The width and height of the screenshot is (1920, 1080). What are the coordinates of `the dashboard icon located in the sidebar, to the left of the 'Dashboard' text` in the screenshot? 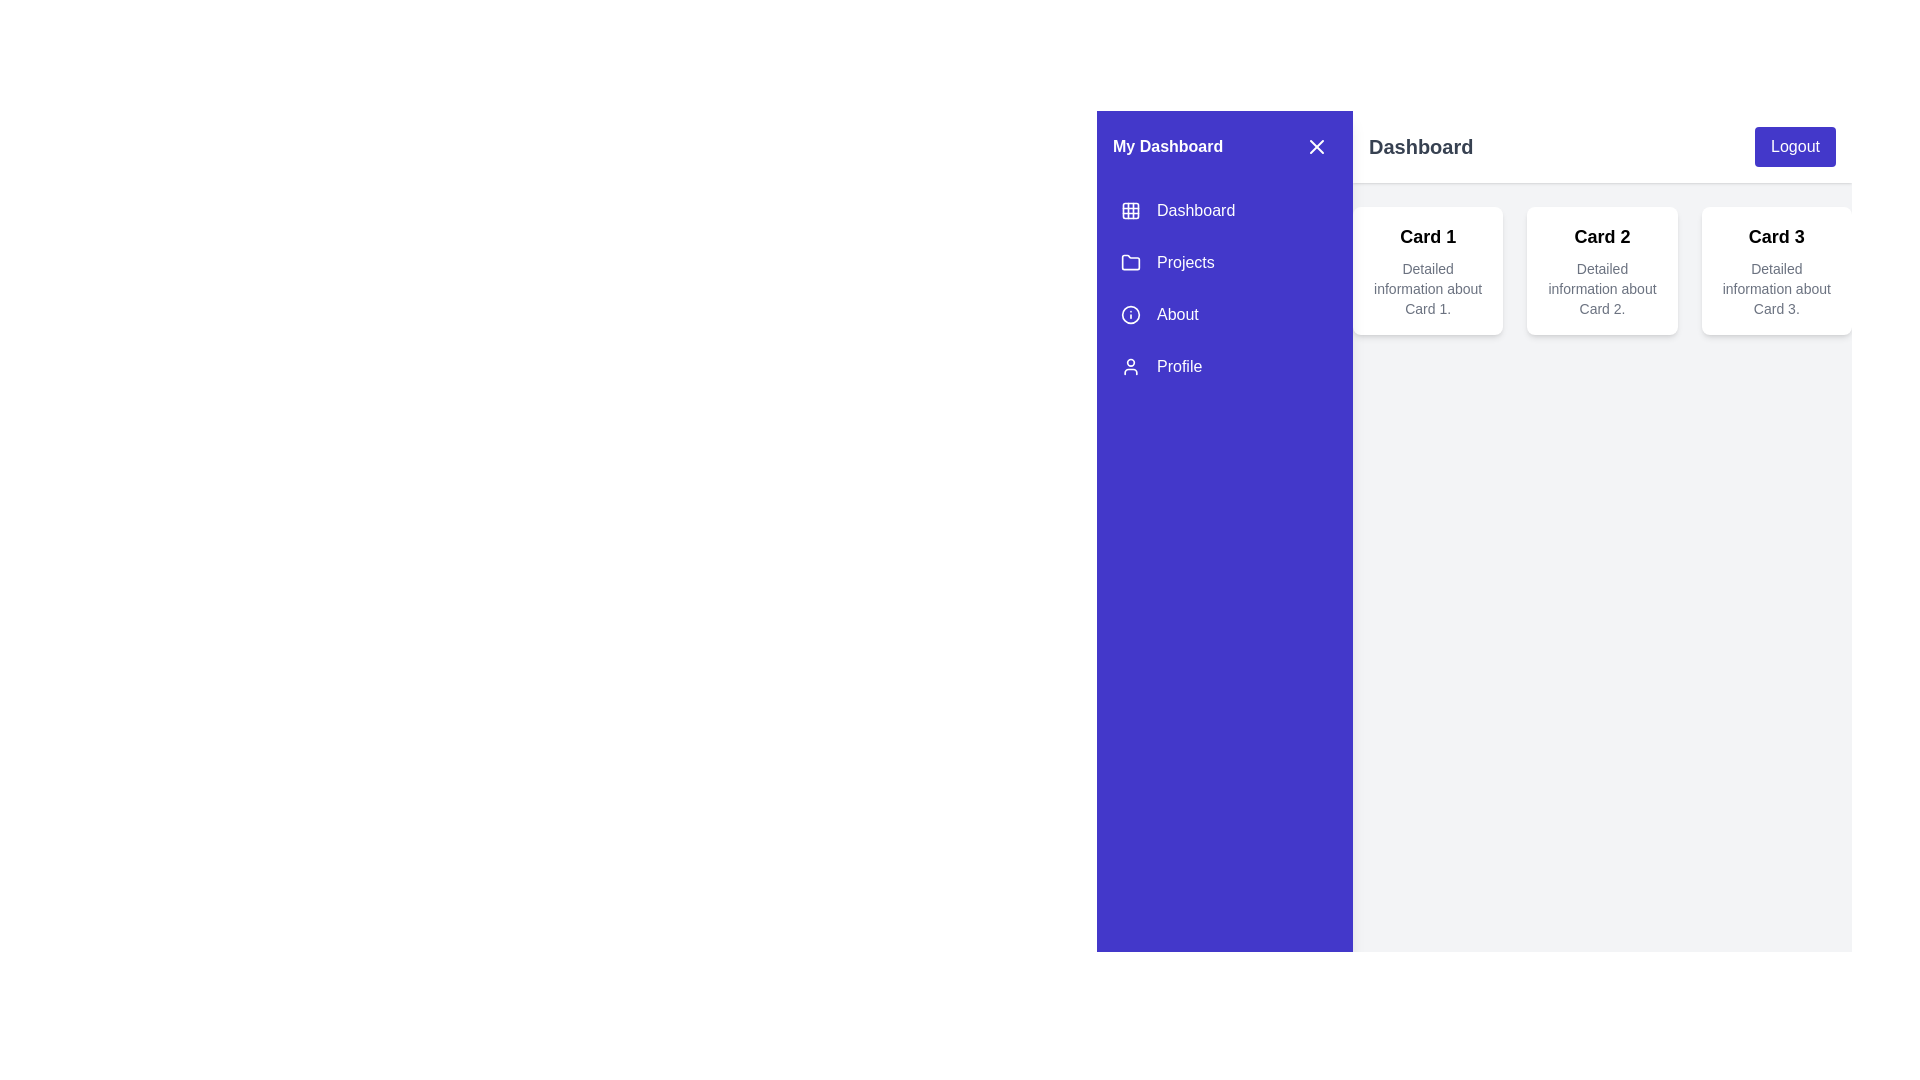 It's located at (1131, 211).